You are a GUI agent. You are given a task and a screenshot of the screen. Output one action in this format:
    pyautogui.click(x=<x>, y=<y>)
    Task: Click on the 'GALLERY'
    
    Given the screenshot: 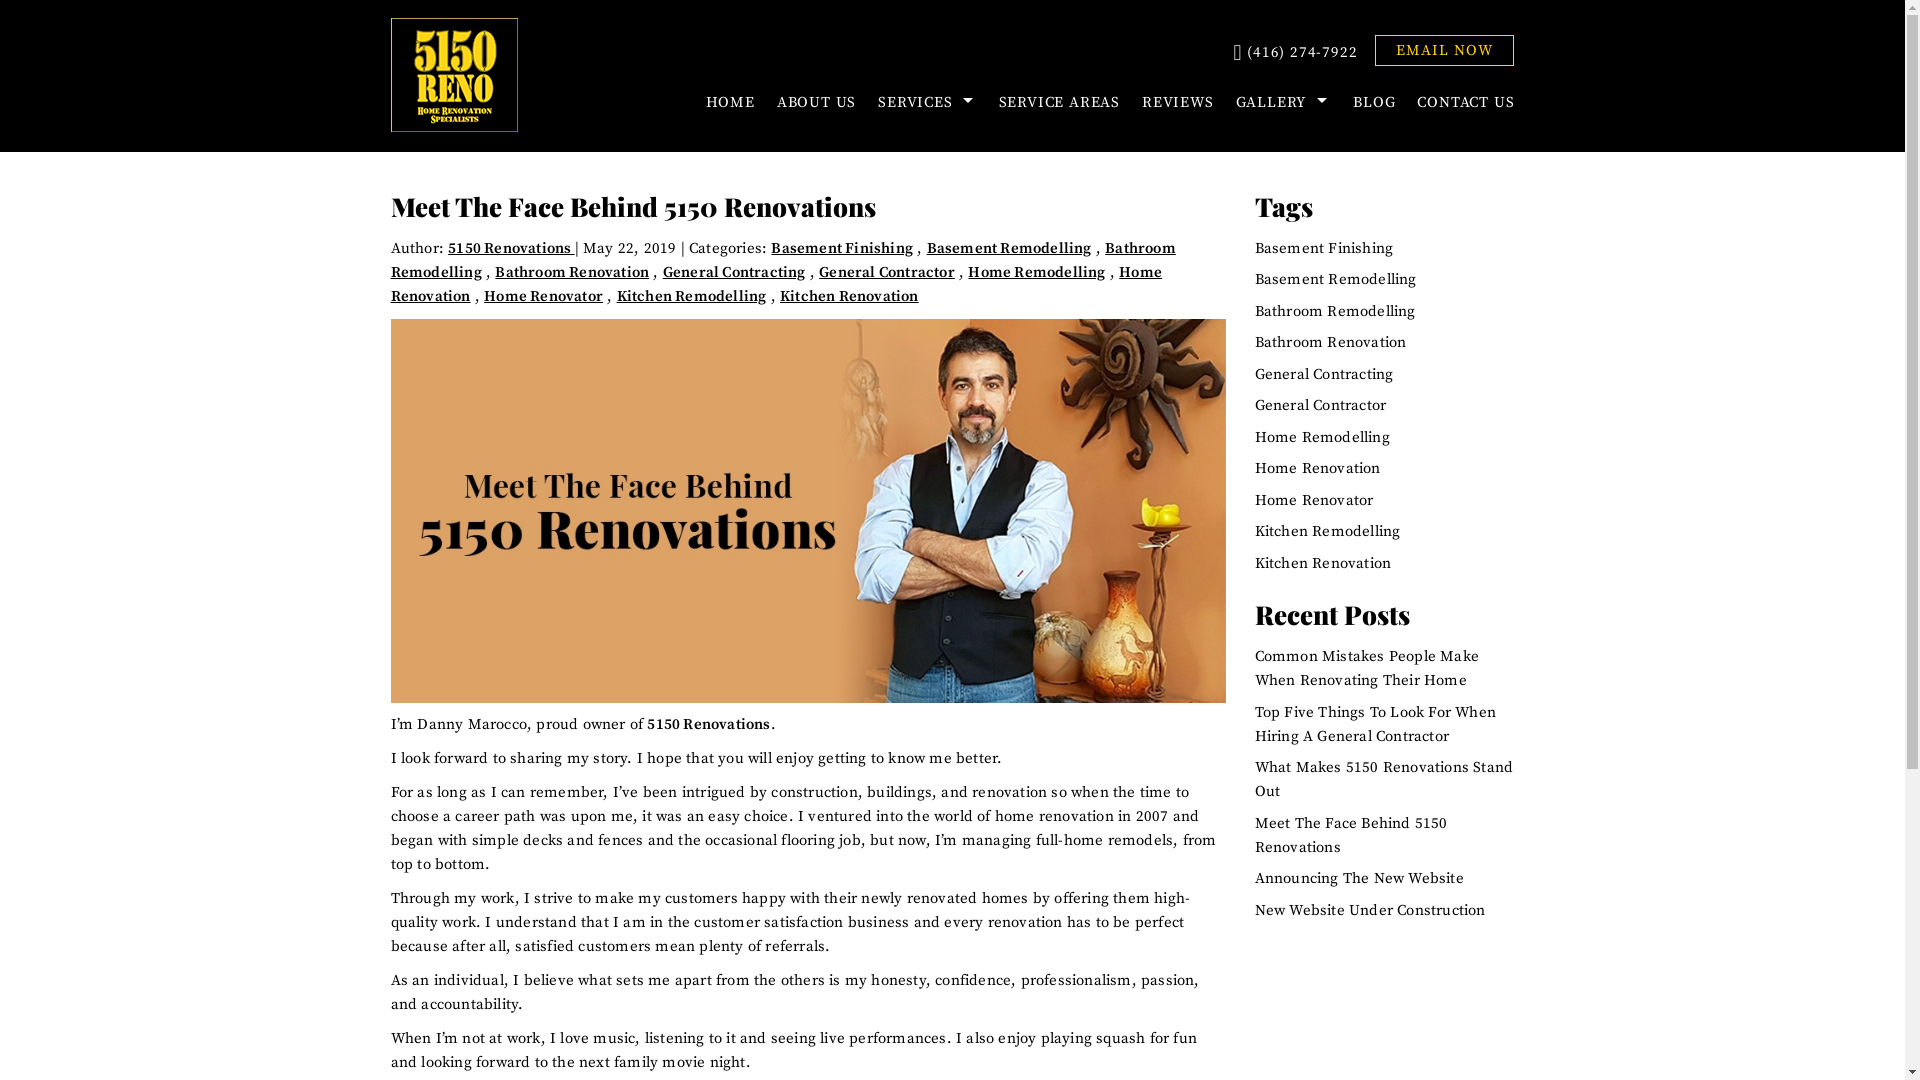 What is the action you would take?
    pyautogui.click(x=1283, y=102)
    